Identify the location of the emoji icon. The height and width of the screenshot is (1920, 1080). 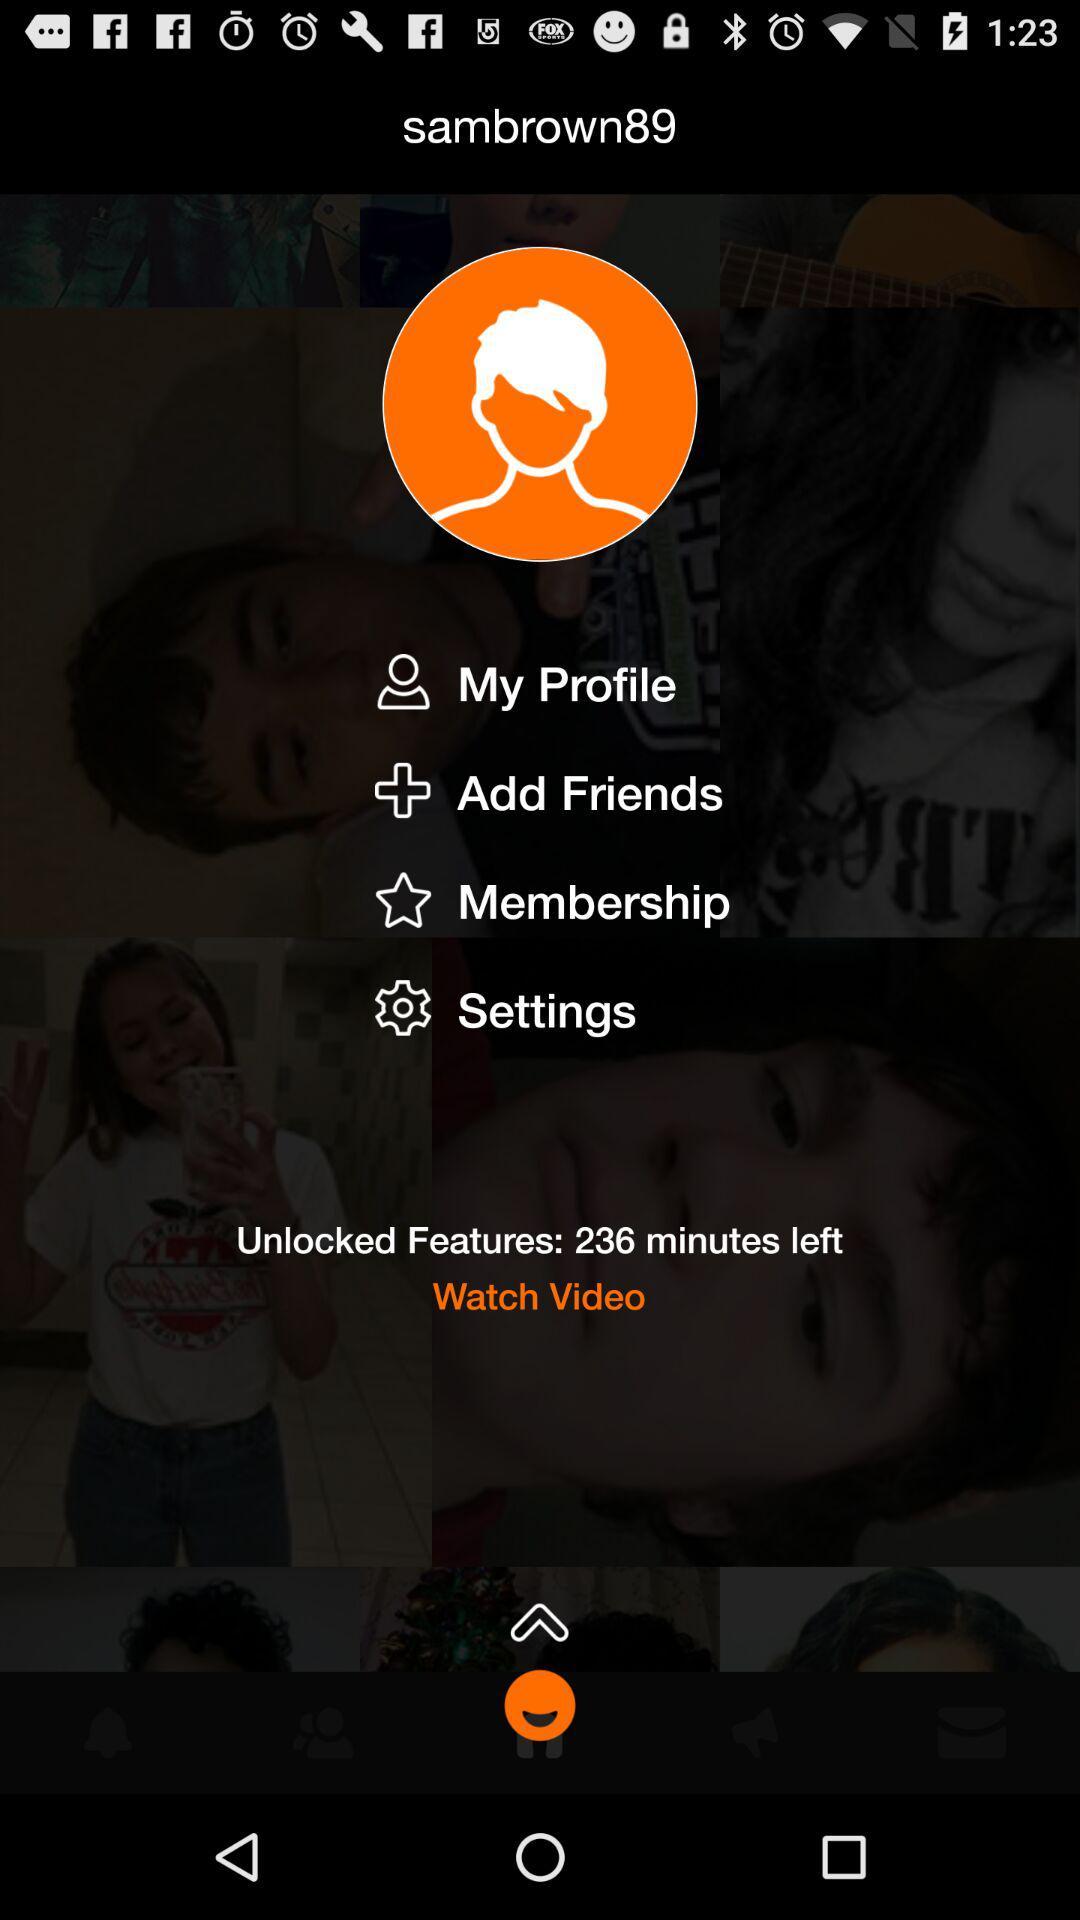
(540, 1825).